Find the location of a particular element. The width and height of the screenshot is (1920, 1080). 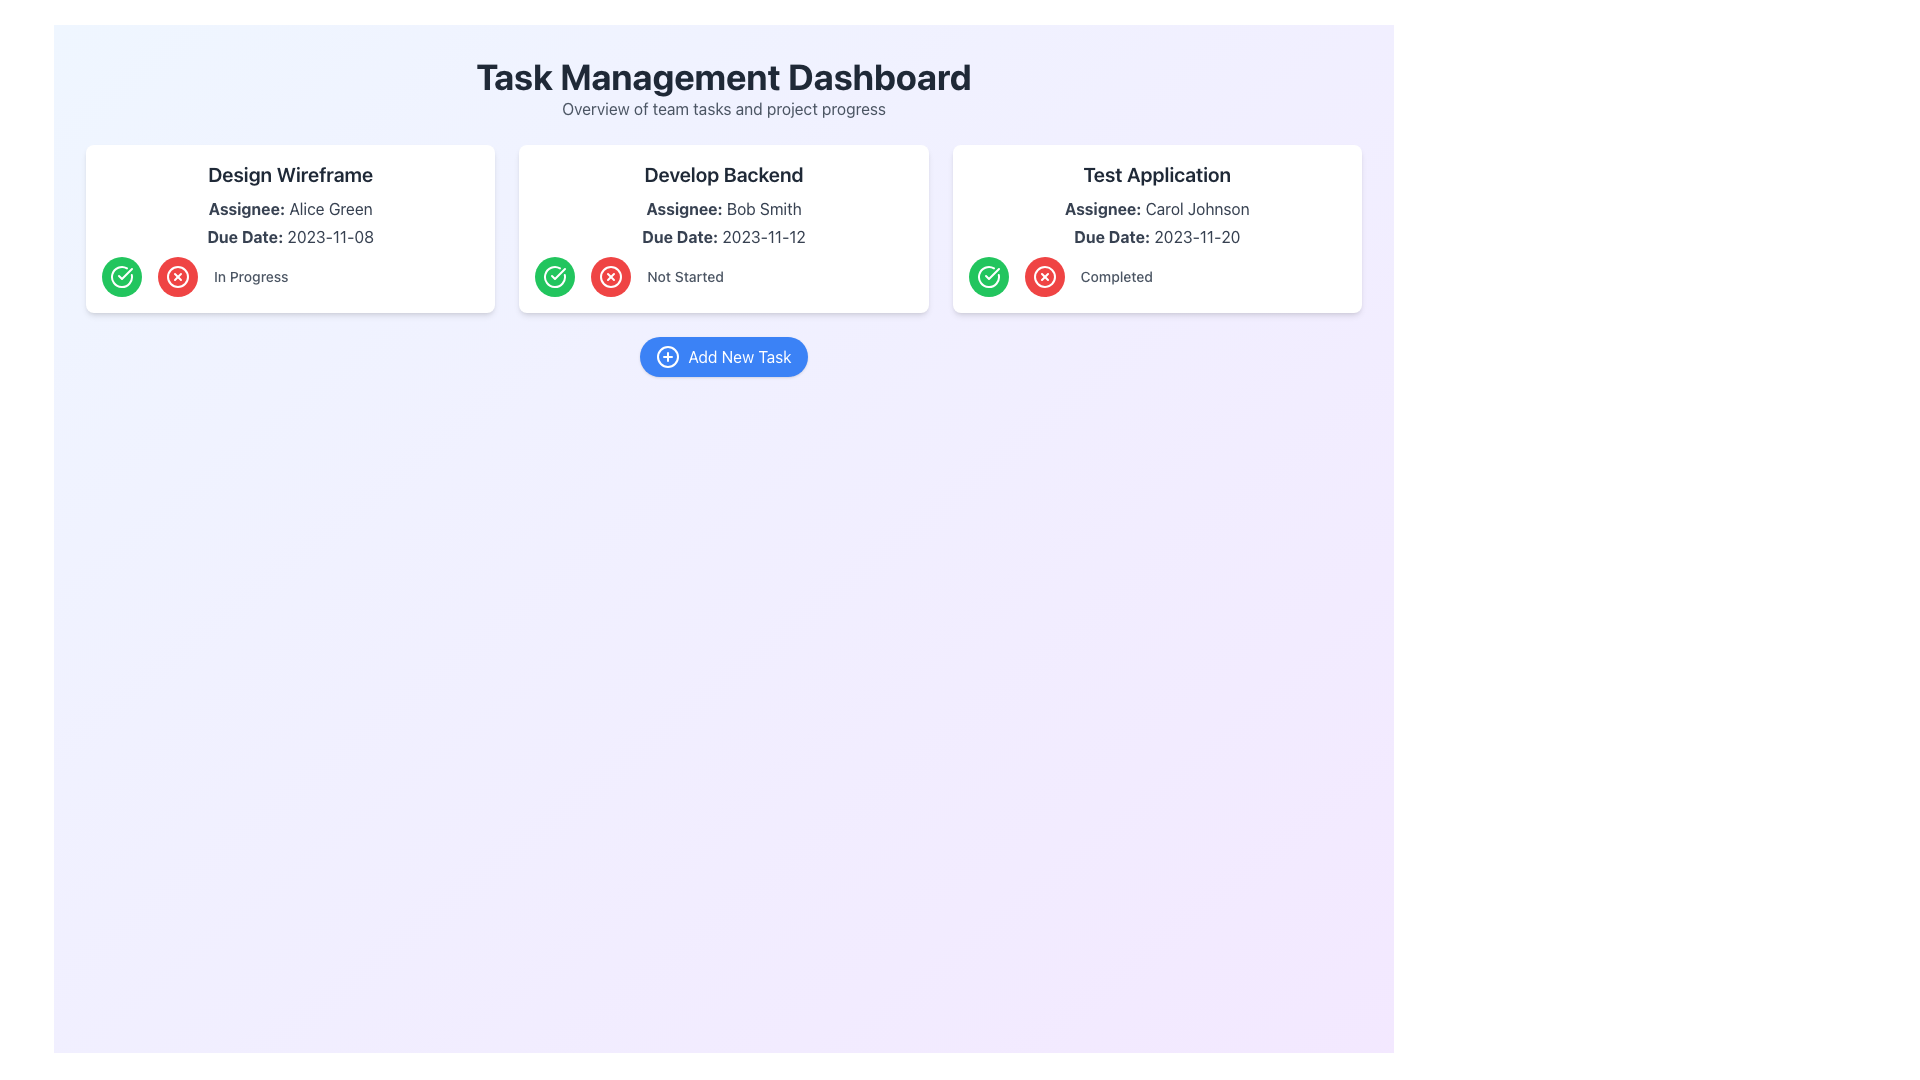

the supplementary Text Label located beneath the title 'Task Management Dashboard', which provides a description of the dashboard's purpose is located at coordinates (723, 108).